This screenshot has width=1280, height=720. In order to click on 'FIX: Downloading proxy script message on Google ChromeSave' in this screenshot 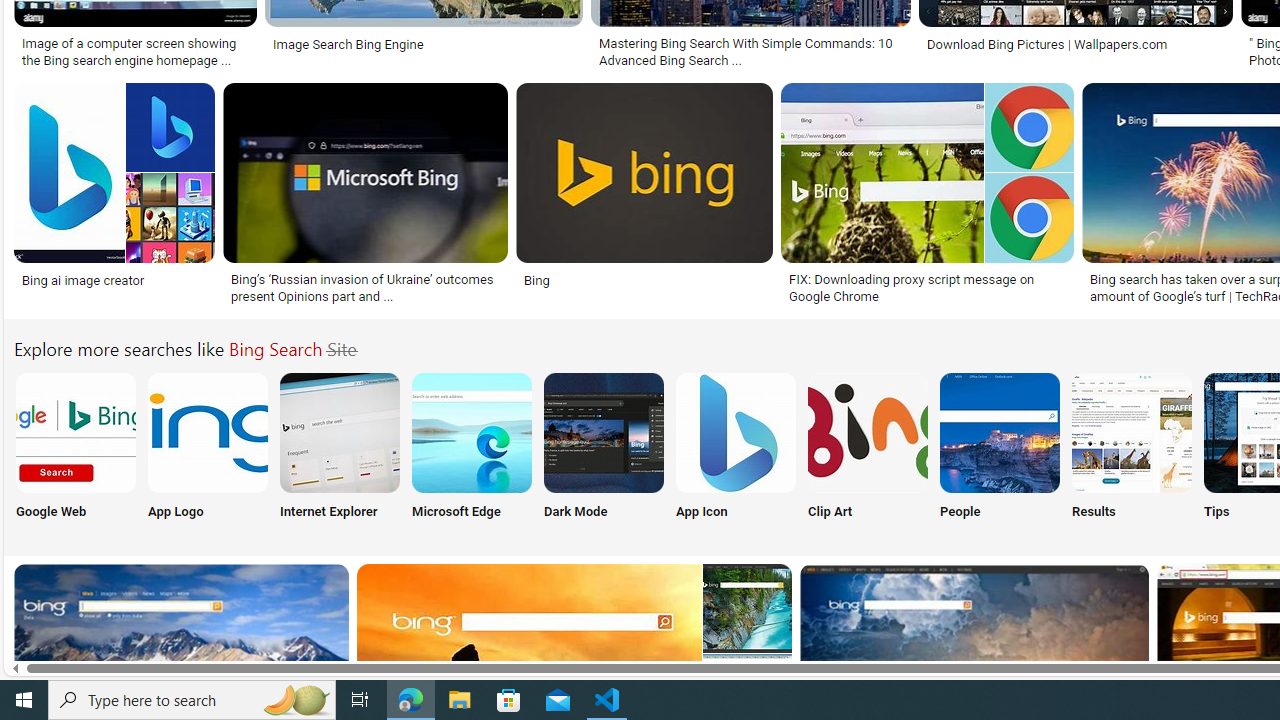, I will do `click(930, 196)`.